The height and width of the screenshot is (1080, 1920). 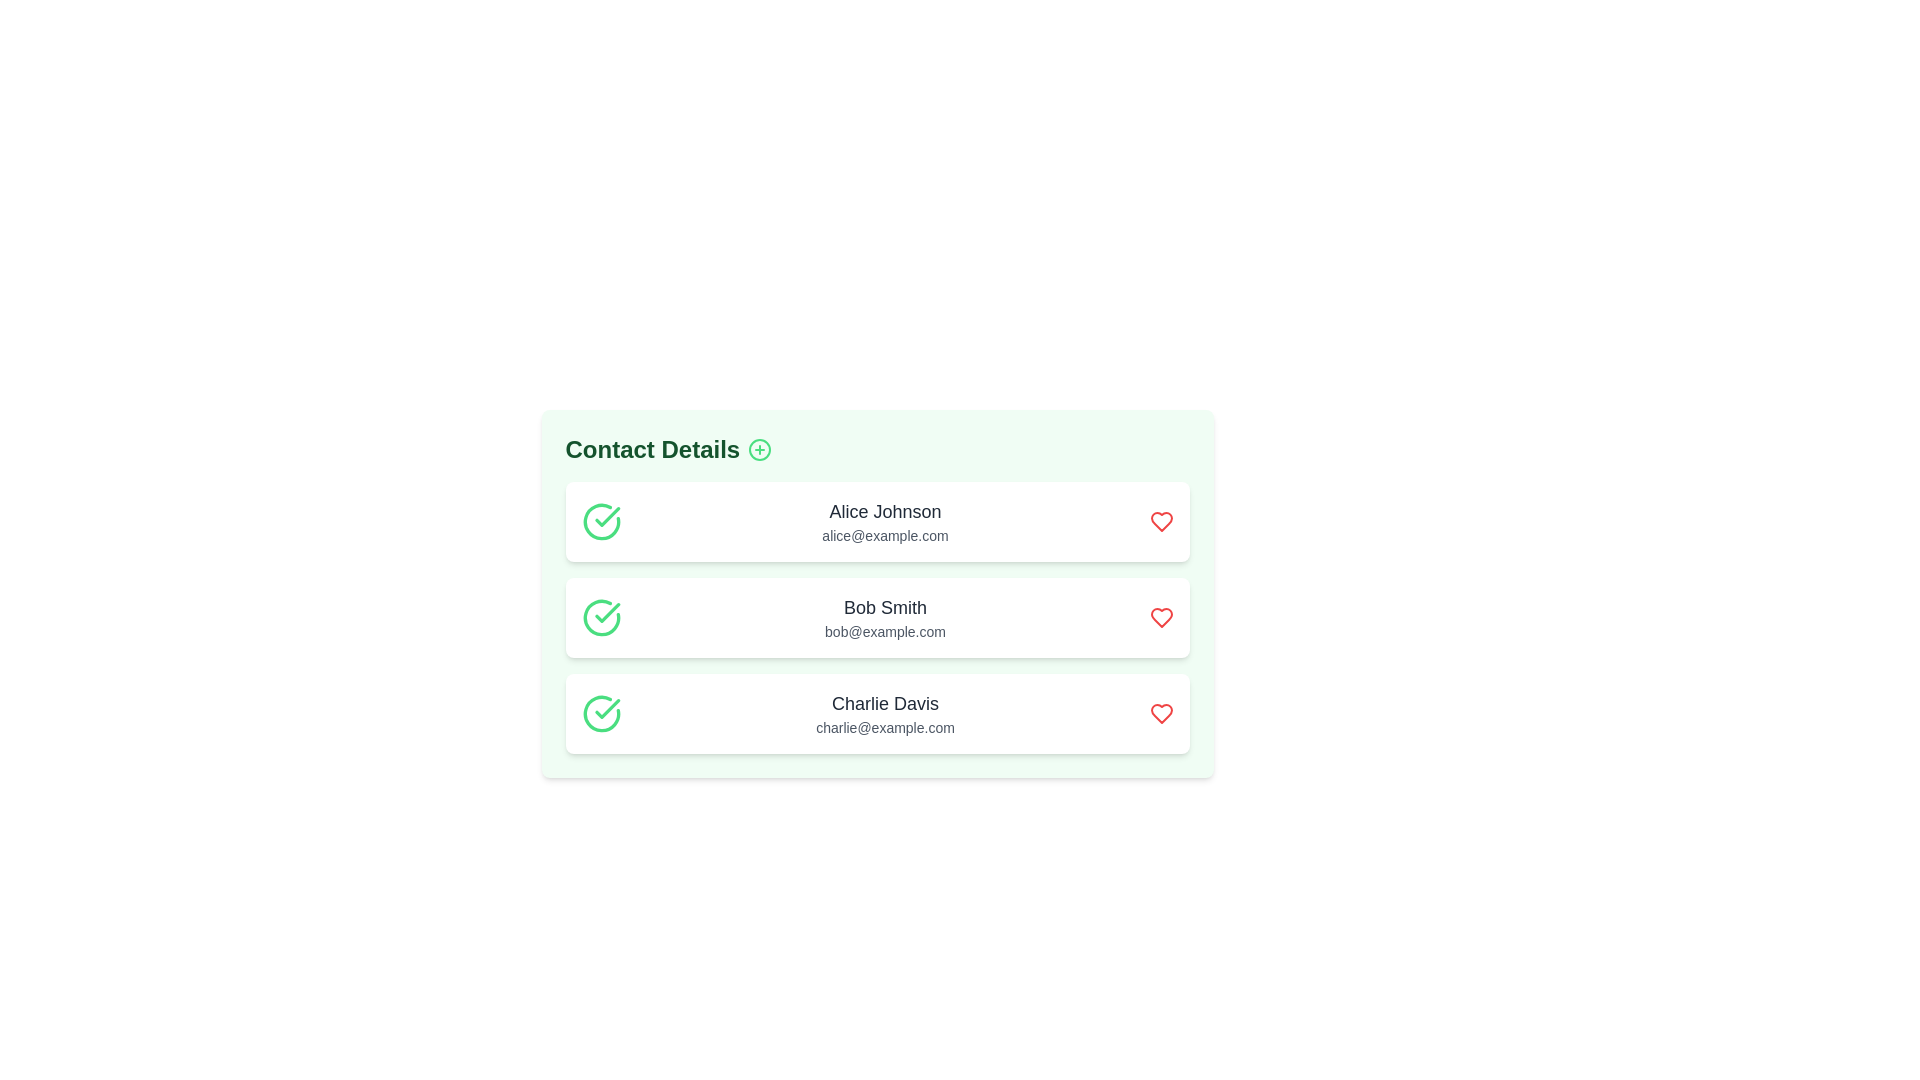 What do you see at coordinates (1161, 520) in the screenshot?
I see `heart icon to favorite the contact Alice Johnson` at bounding box center [1161, 520].